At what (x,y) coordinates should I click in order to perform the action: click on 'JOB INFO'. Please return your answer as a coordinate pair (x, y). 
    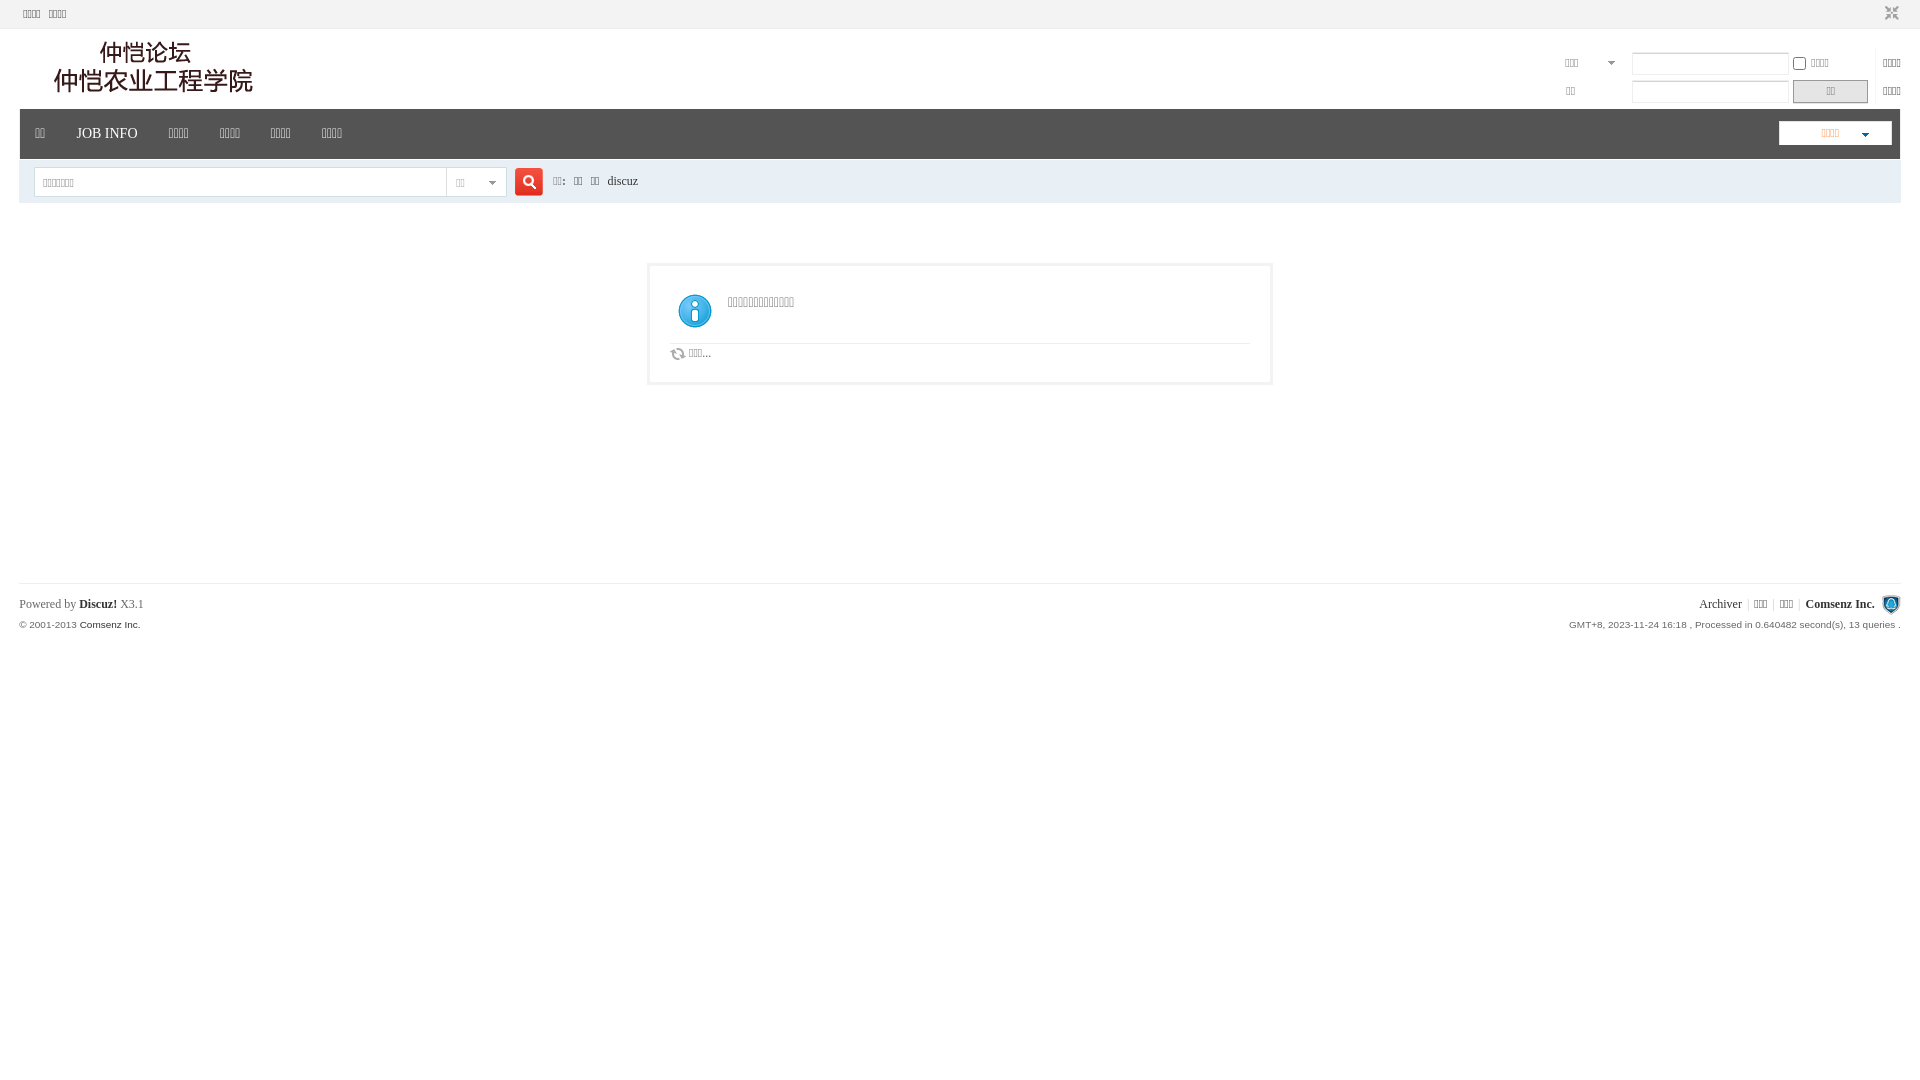
    Looking at the image, I should click on (105, 125).